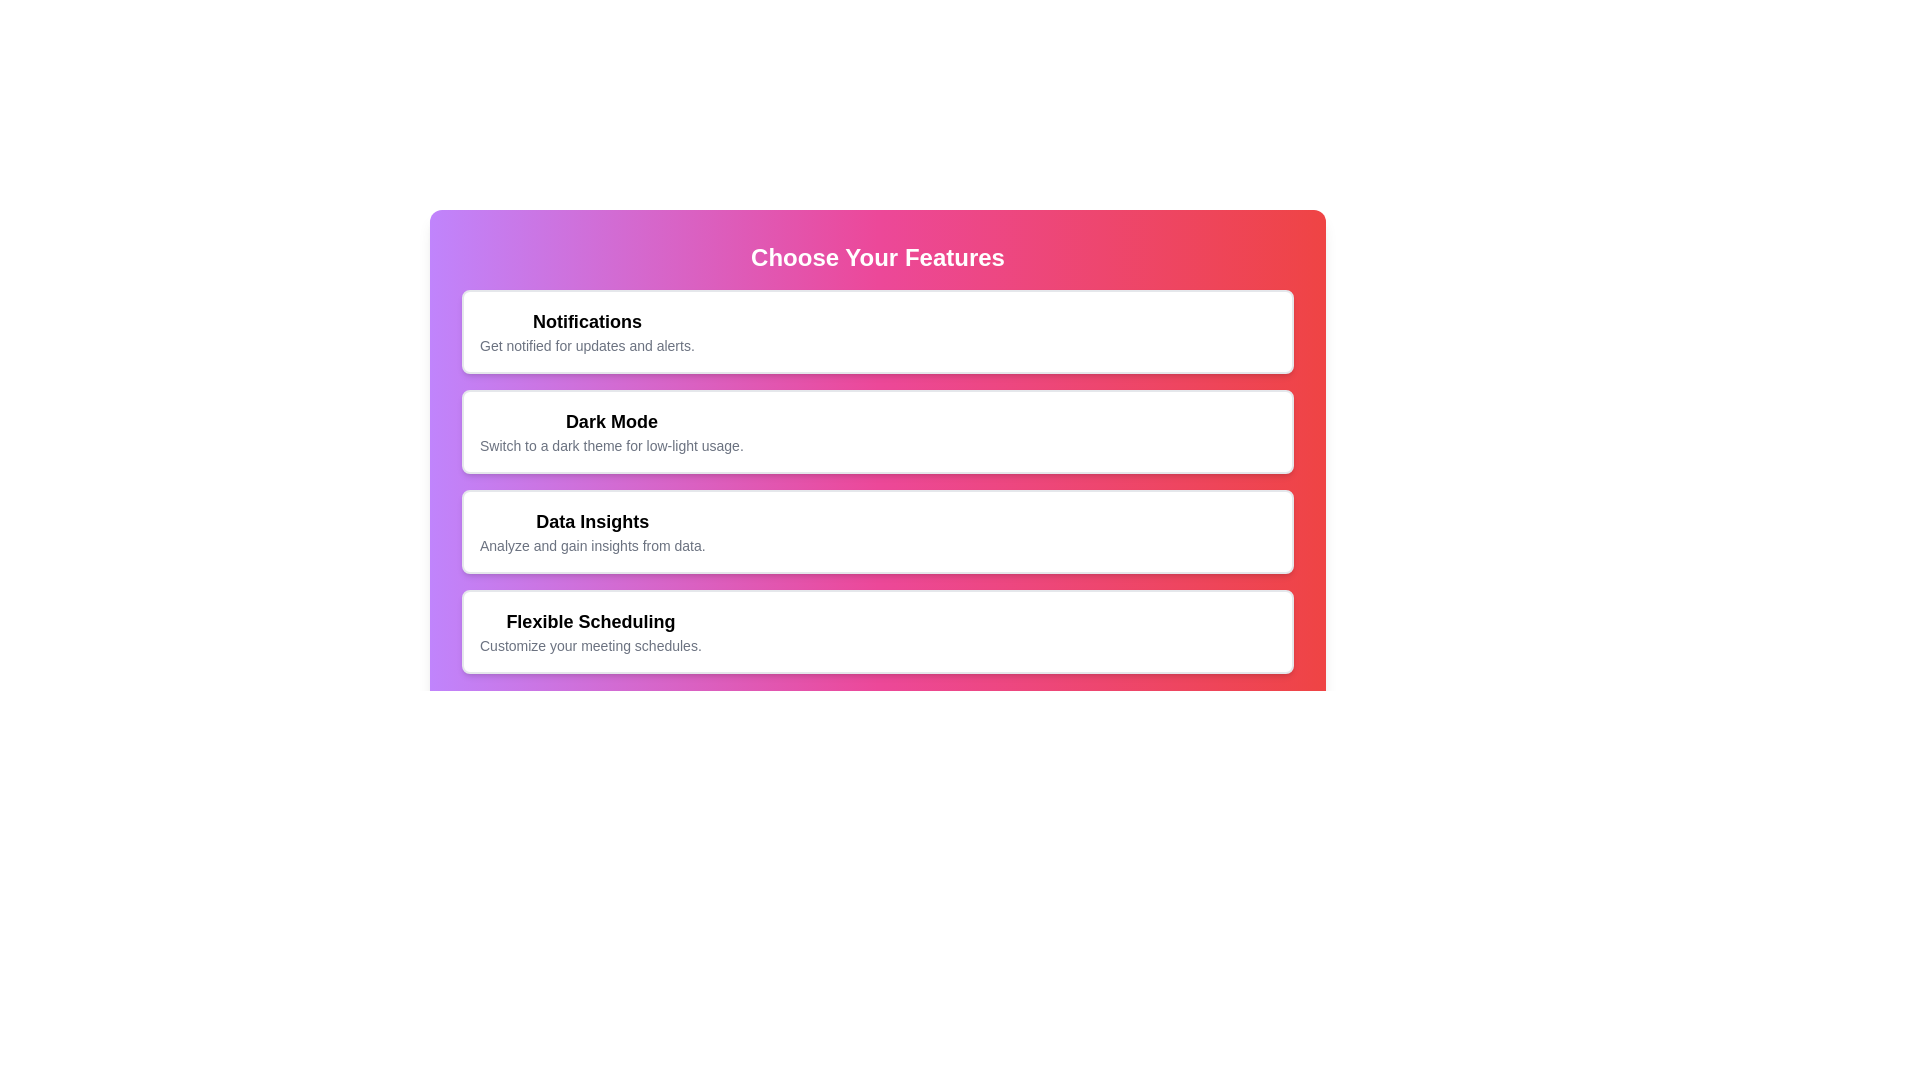 This screenshot has width=1920, height=1080. Describe the element at coordinates (589, 632) in the screenshot. I see `the Informational Card that presents information about the feature 'Flexible Scheduling', located at the bottom of the list of features under the section titled 'Choose Your Features'` at that location.